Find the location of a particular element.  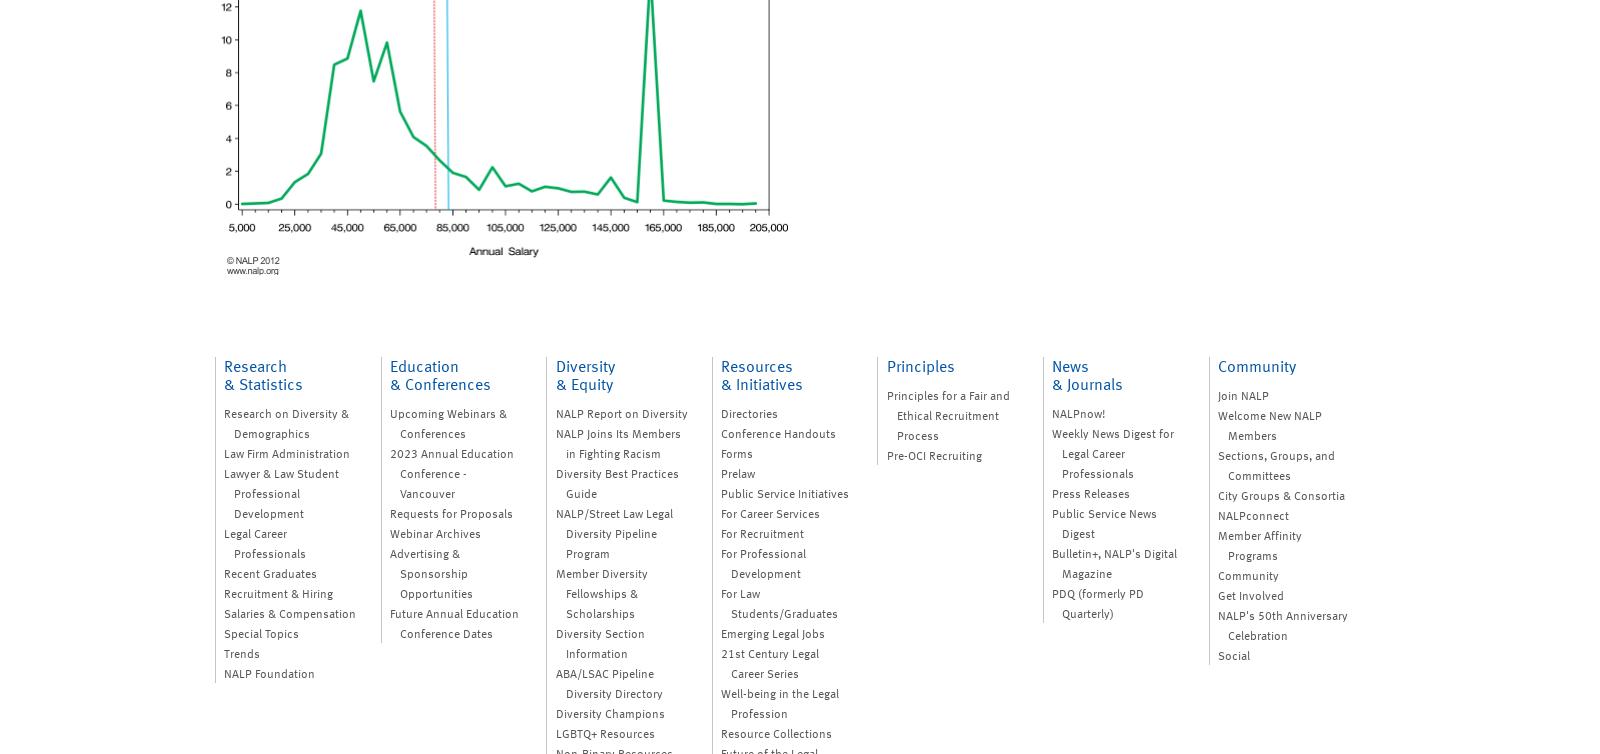

'Lawyer & Law Student Professional Development' is located at coordinates (281, 491).